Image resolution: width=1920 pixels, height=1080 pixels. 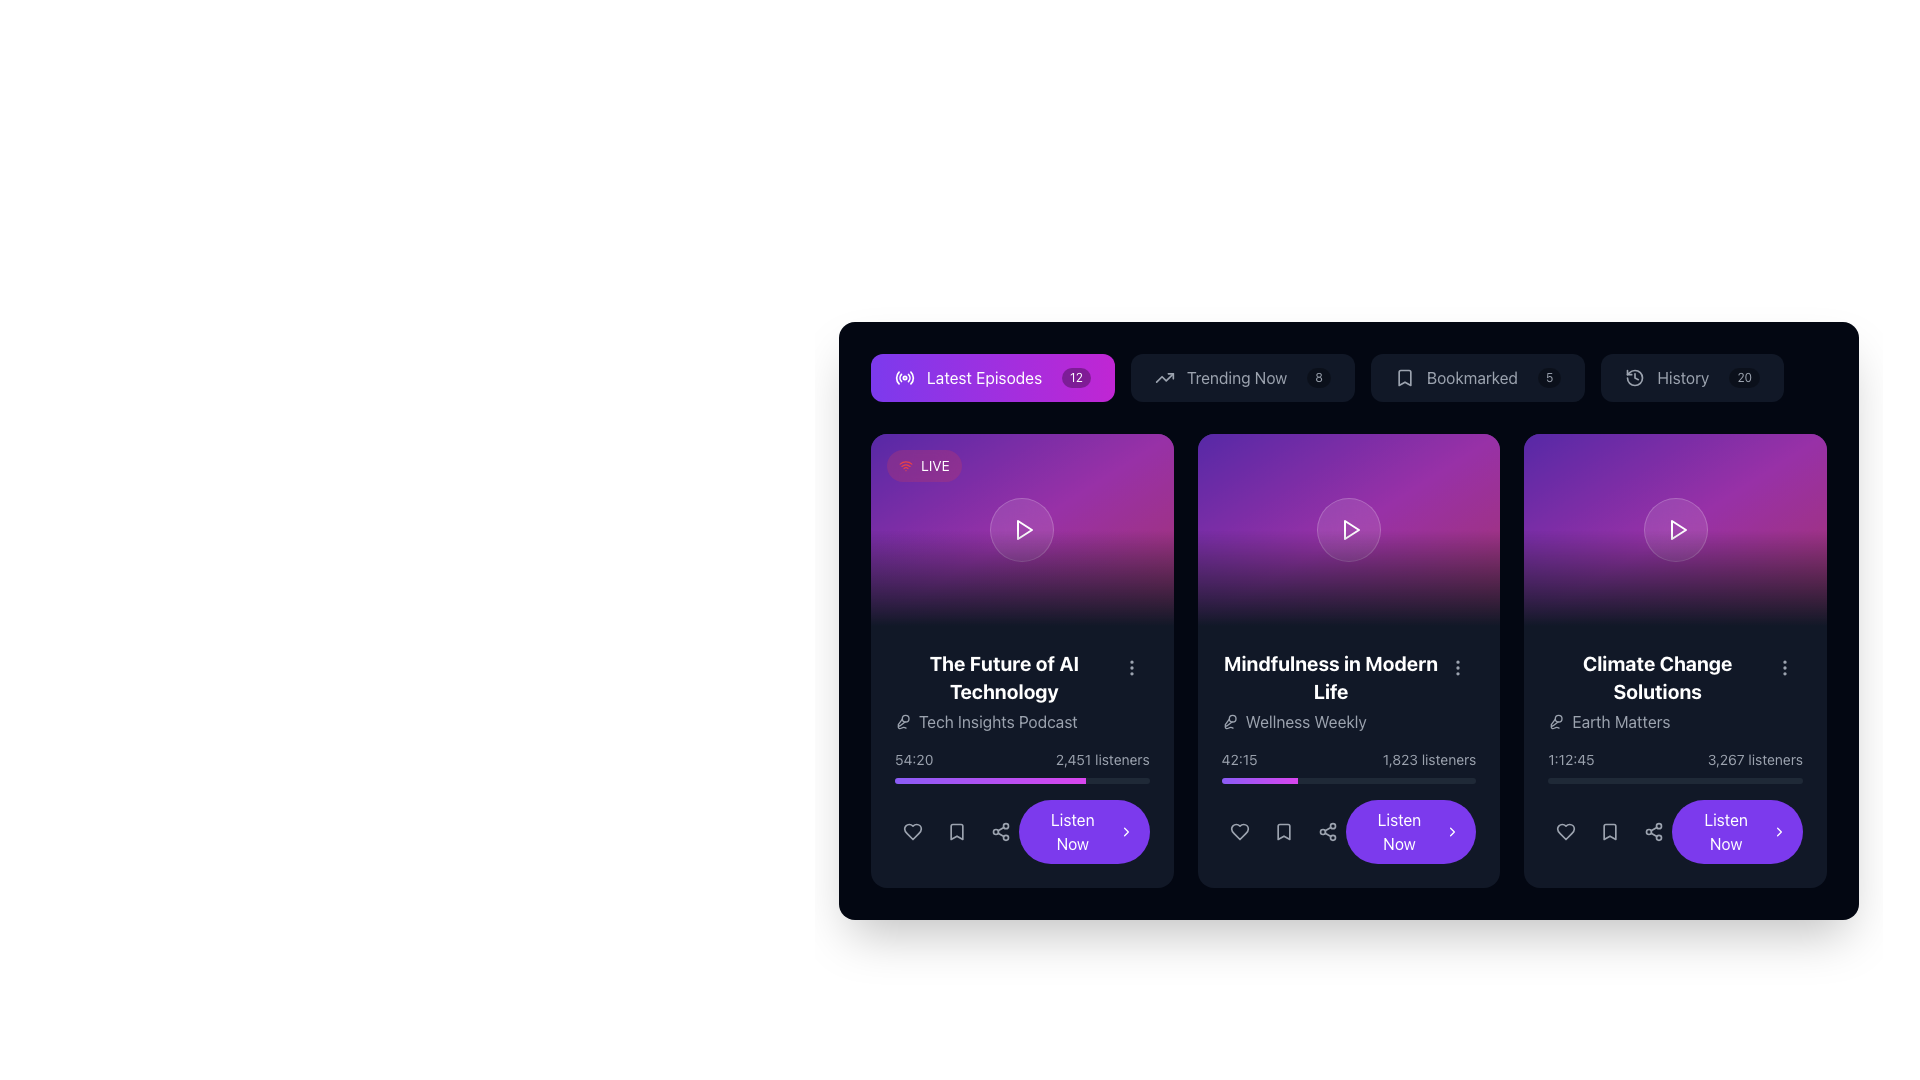 I want to click on the progress bar with a dark gray background and a gradient-filled indicator, located below the text '1:12:45' and '3,267 listeners', so click(x=1675, y=779).